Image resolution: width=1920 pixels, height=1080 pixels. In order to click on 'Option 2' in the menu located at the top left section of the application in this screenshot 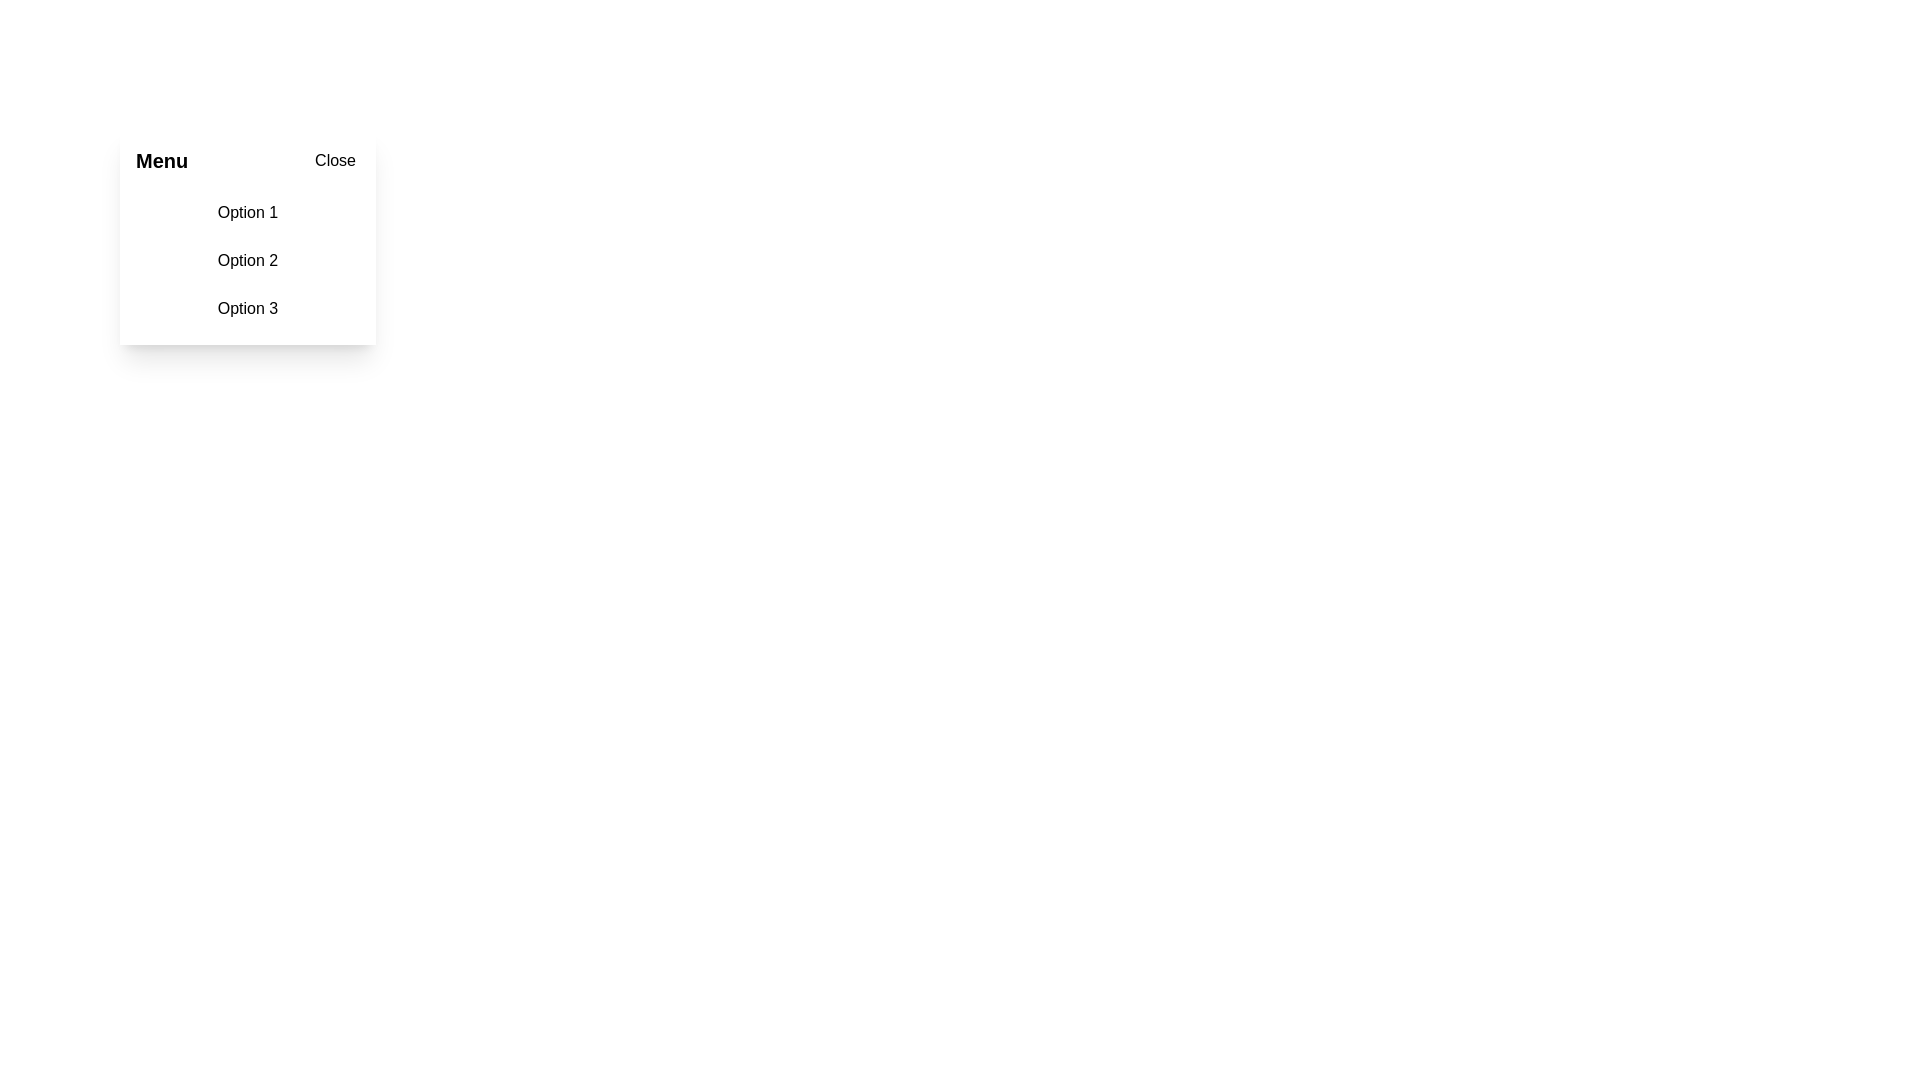, I will do `click(247, 260)`.